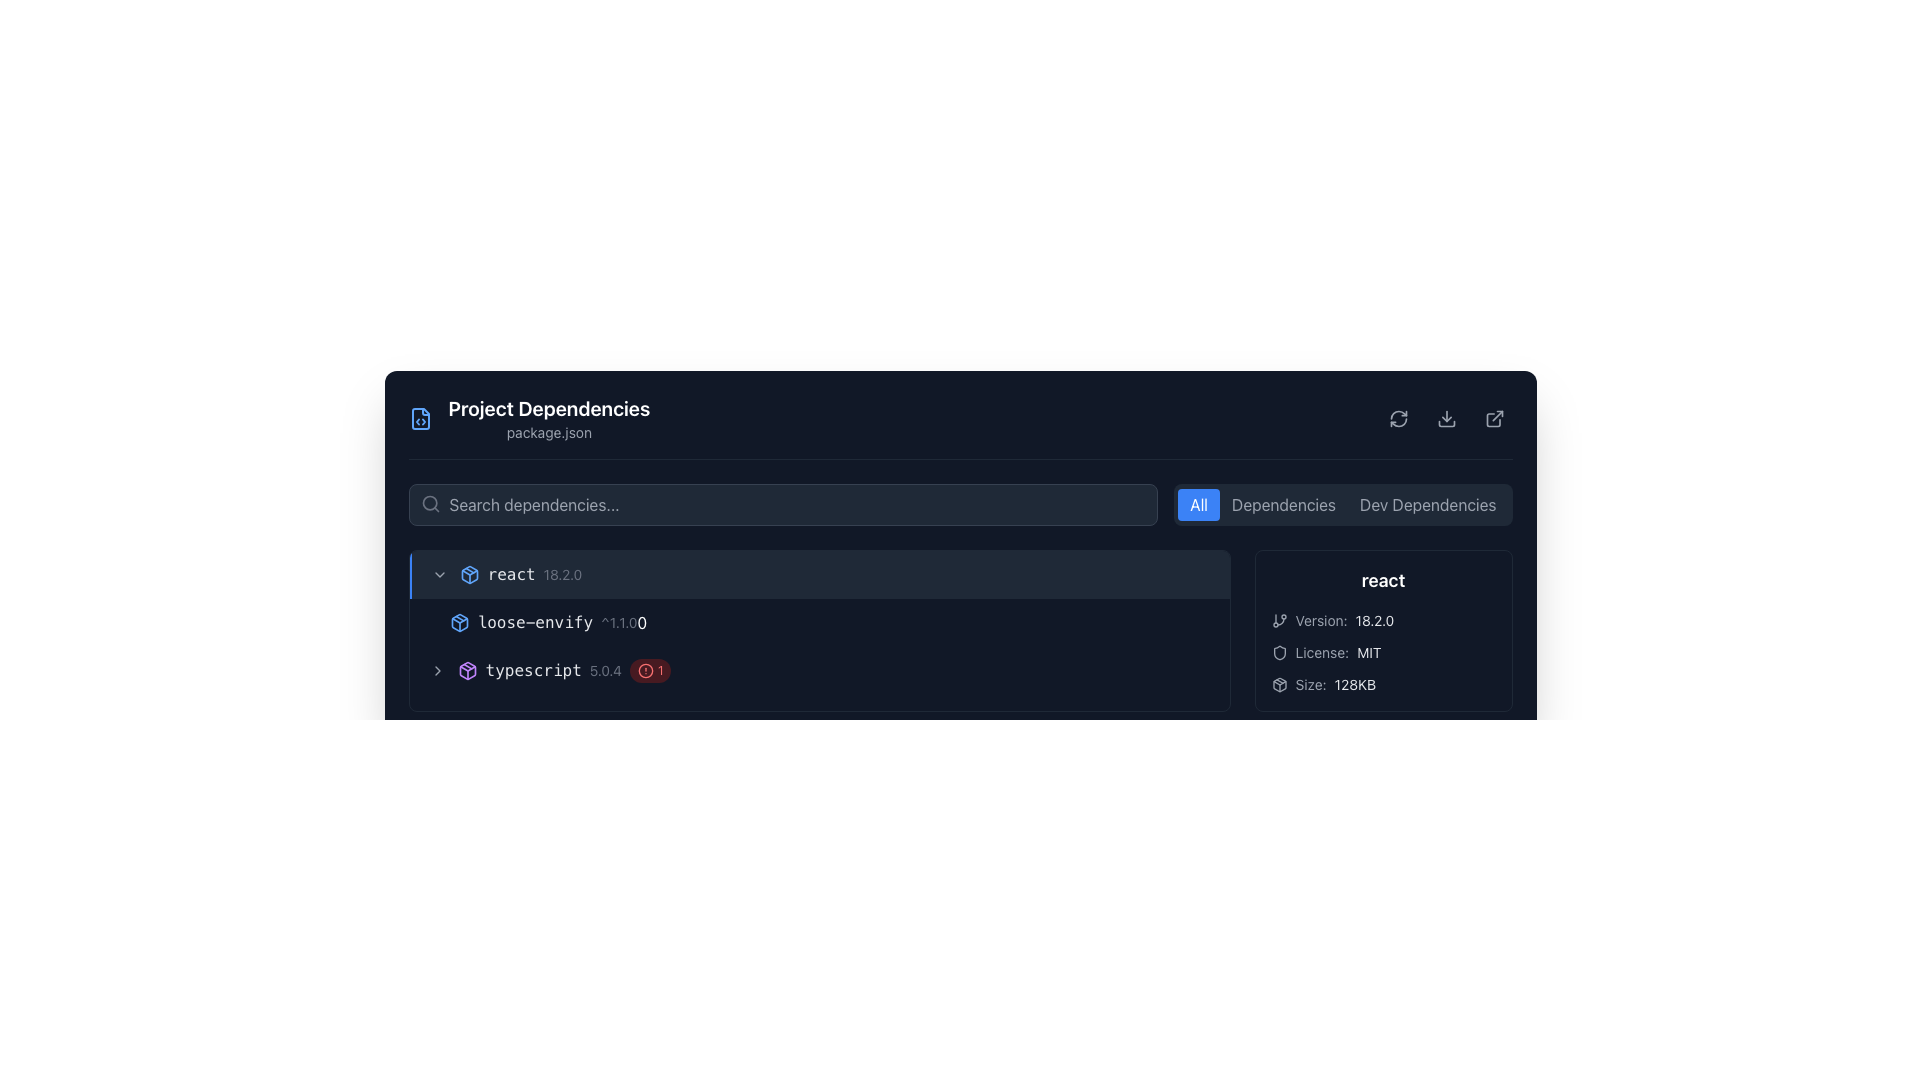 This screenshot has width=1920, height=1080. Describe the element at coordinates (1494, 418) in the screenshot. I see `the external link icon button located at the top-right corner of the 'Project Dependencies' section` at that location.